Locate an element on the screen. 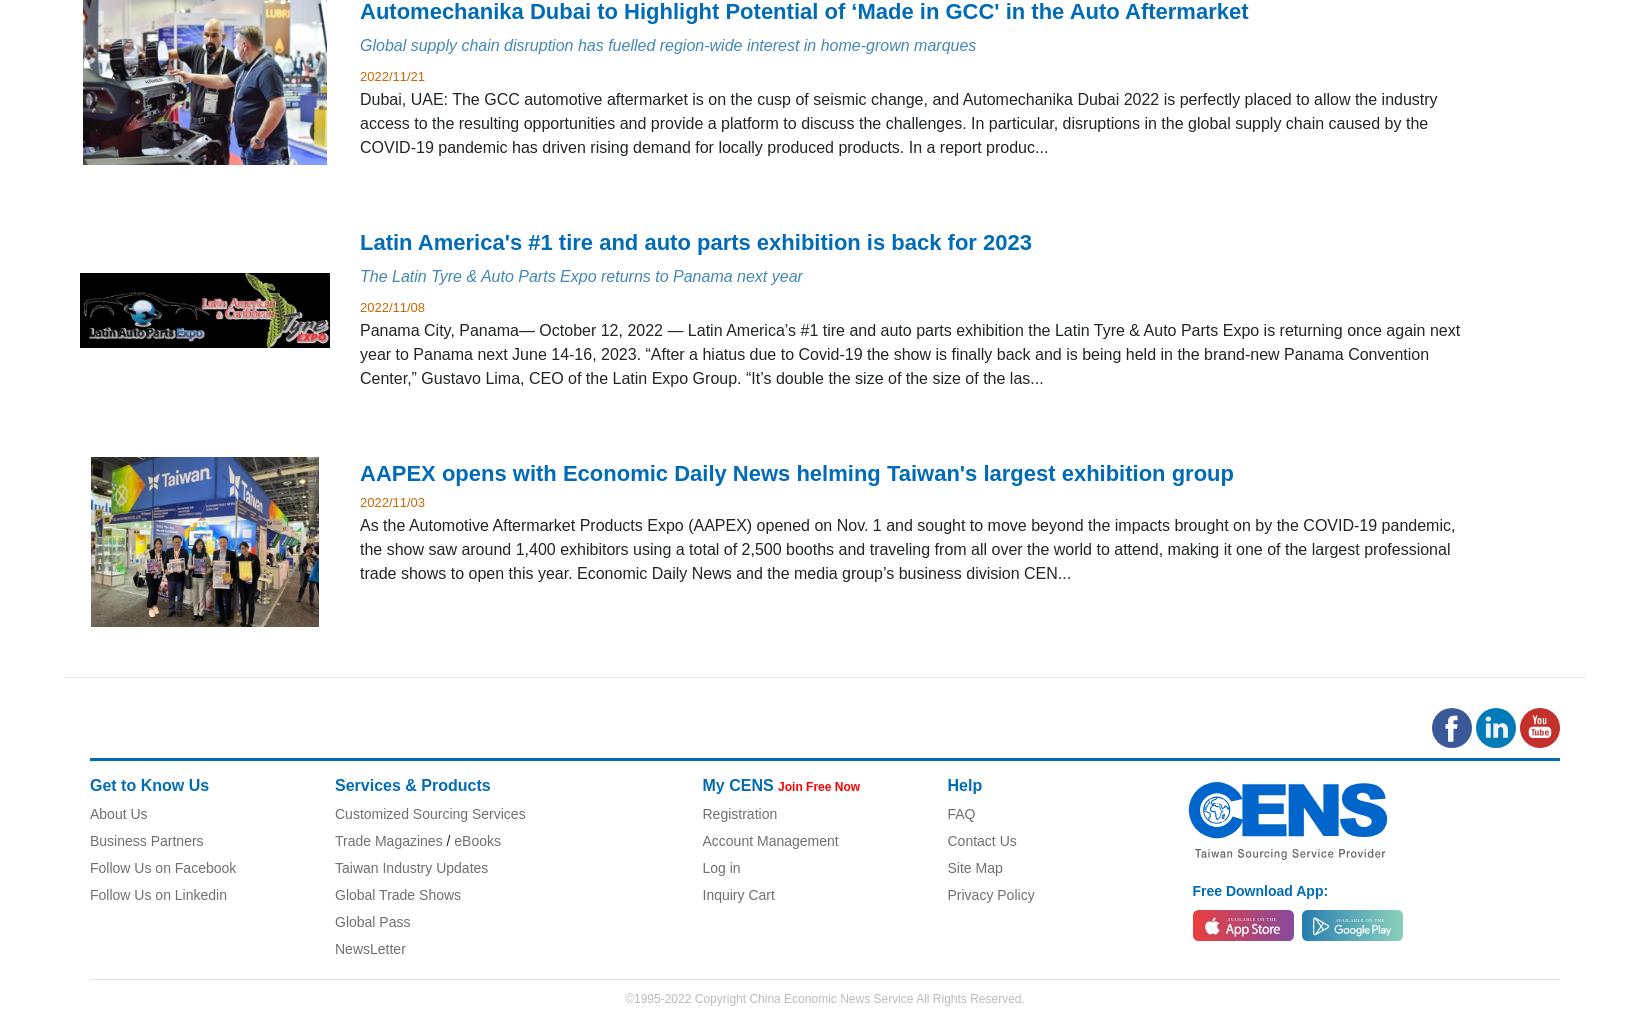 Image resolution: width=1650 pixels, height=1014 pixels. '/' is located at coordinates (446, 839).